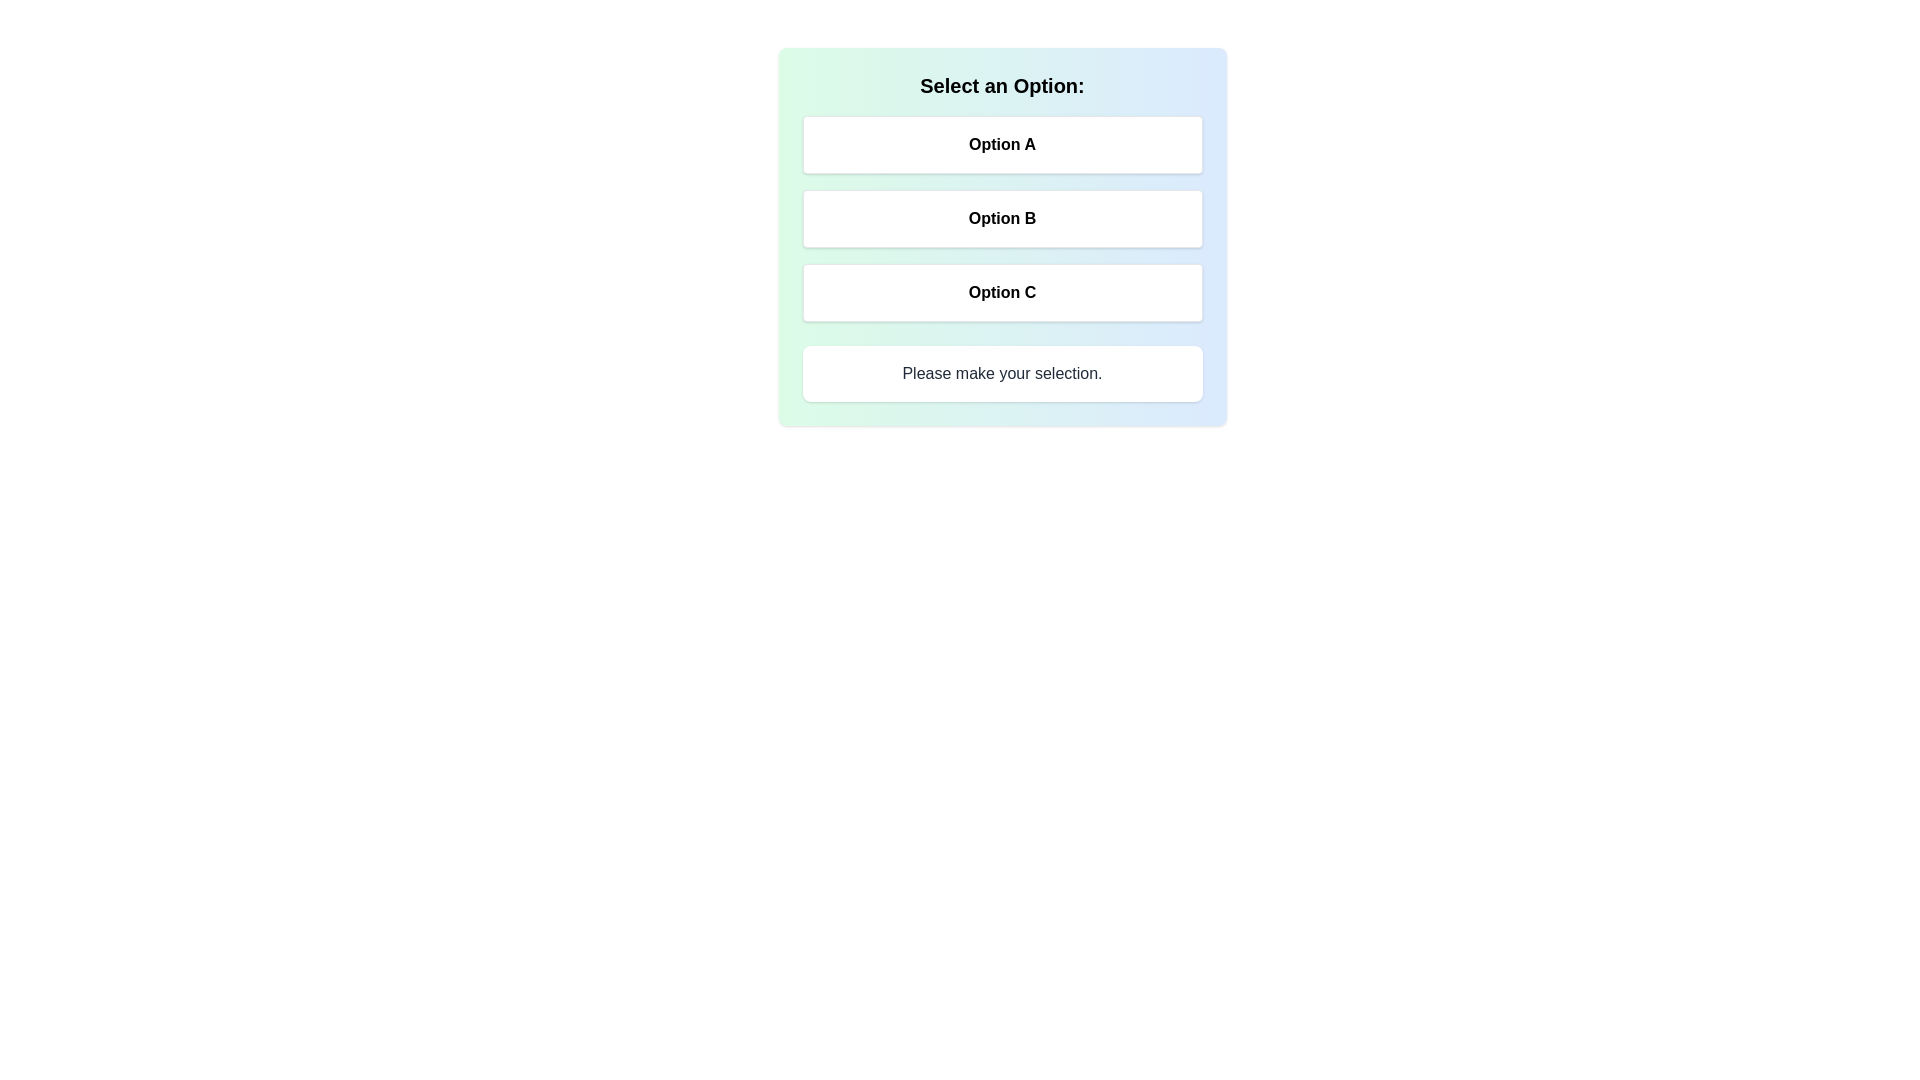 Image resolution: width=1920 pixels, height=1080 pixels. Describe the element at coordinates (1002, 219) in the screenshot. I see `the 'Option B' button, which is the second of three stacked options in a vertical list` at that location.